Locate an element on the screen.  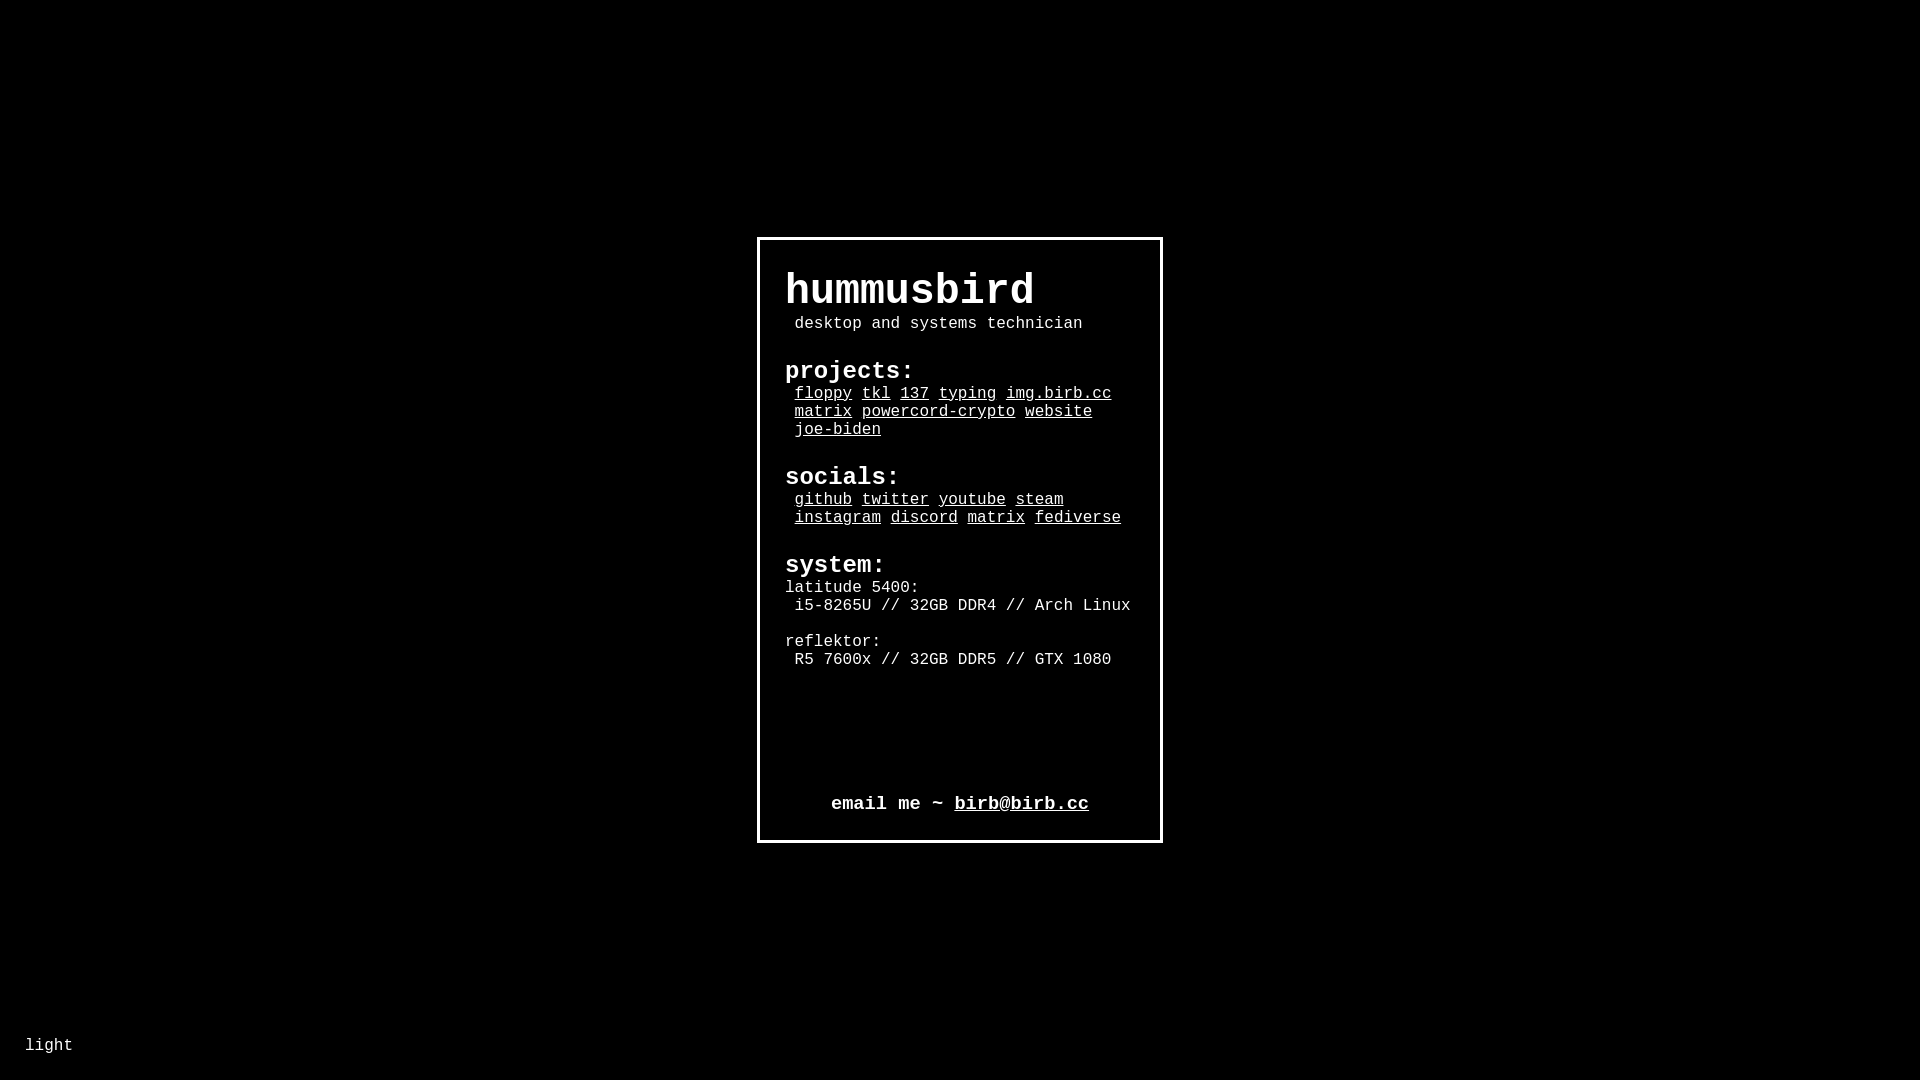
'matrix' is located at coordinates (824, 411).